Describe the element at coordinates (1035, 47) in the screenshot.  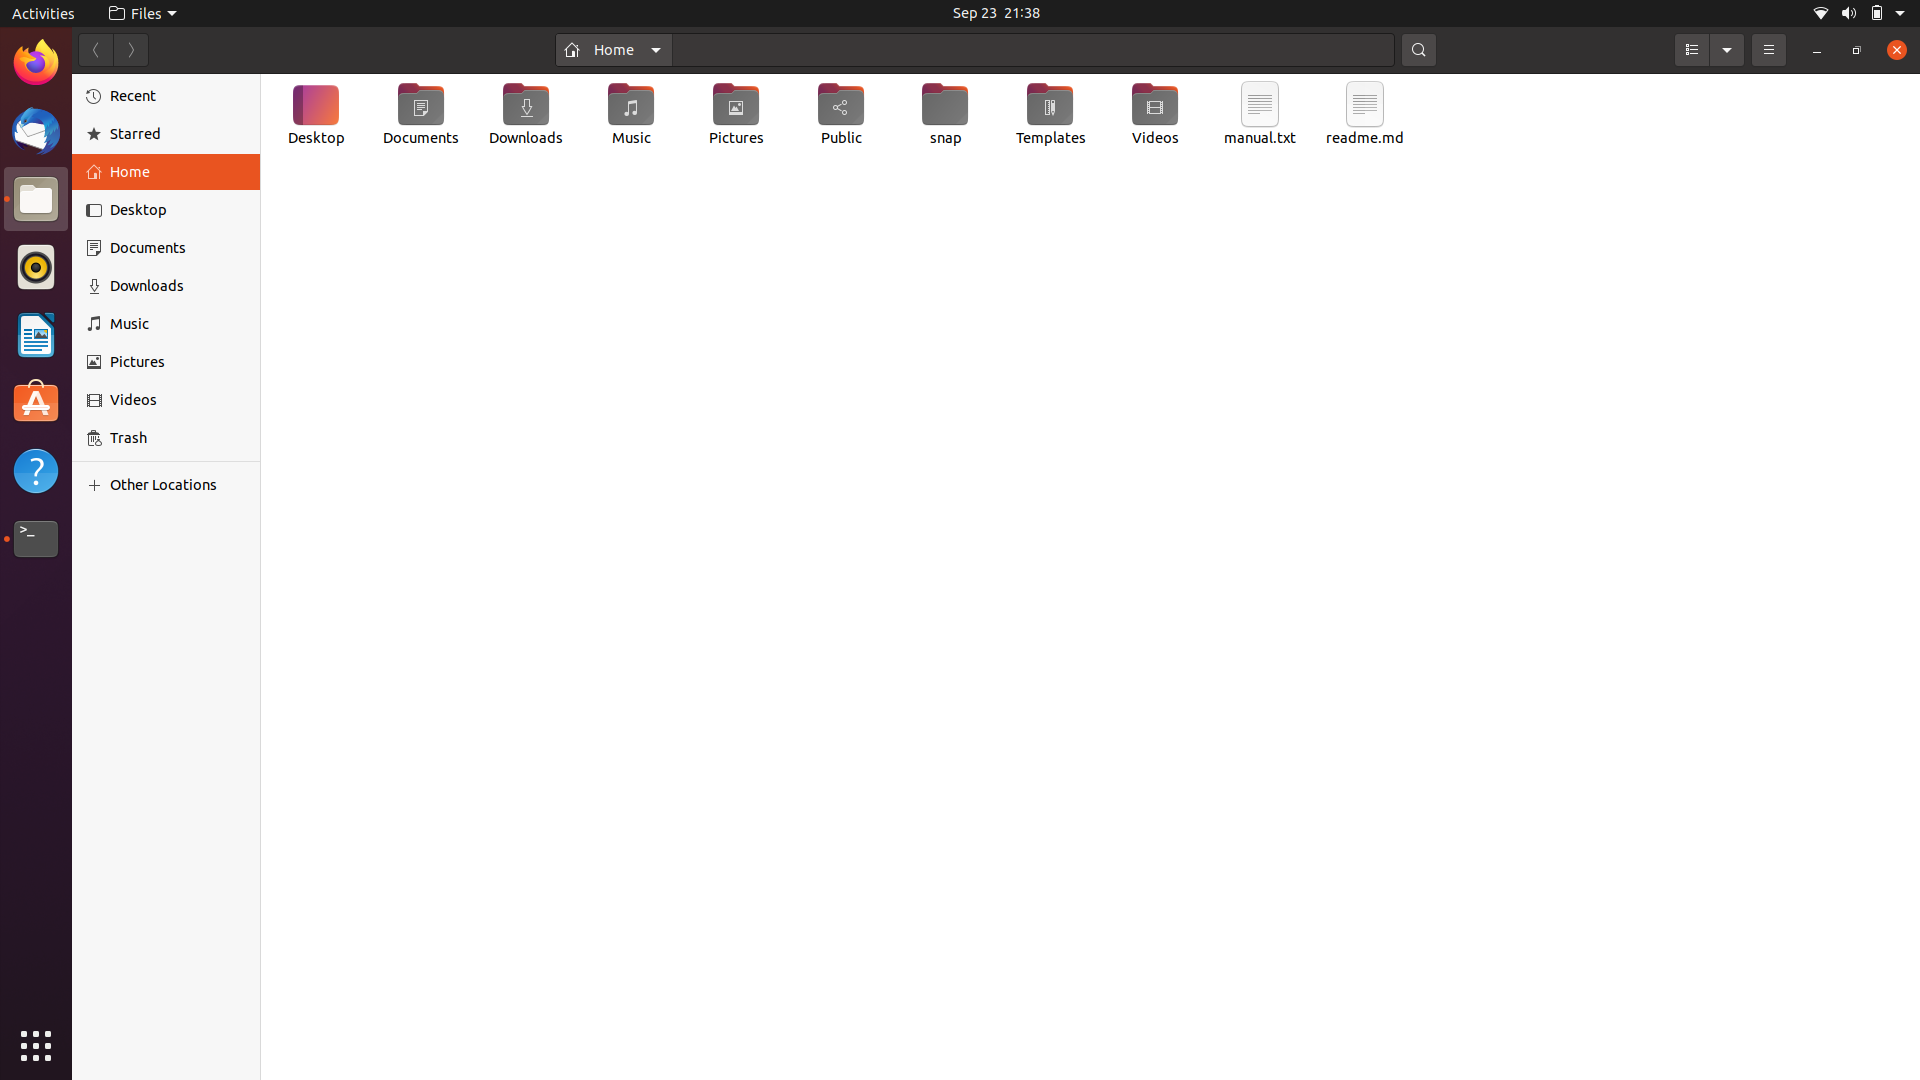
I see `Locate the file named "helloworld.txt" in the home directory` at that location.